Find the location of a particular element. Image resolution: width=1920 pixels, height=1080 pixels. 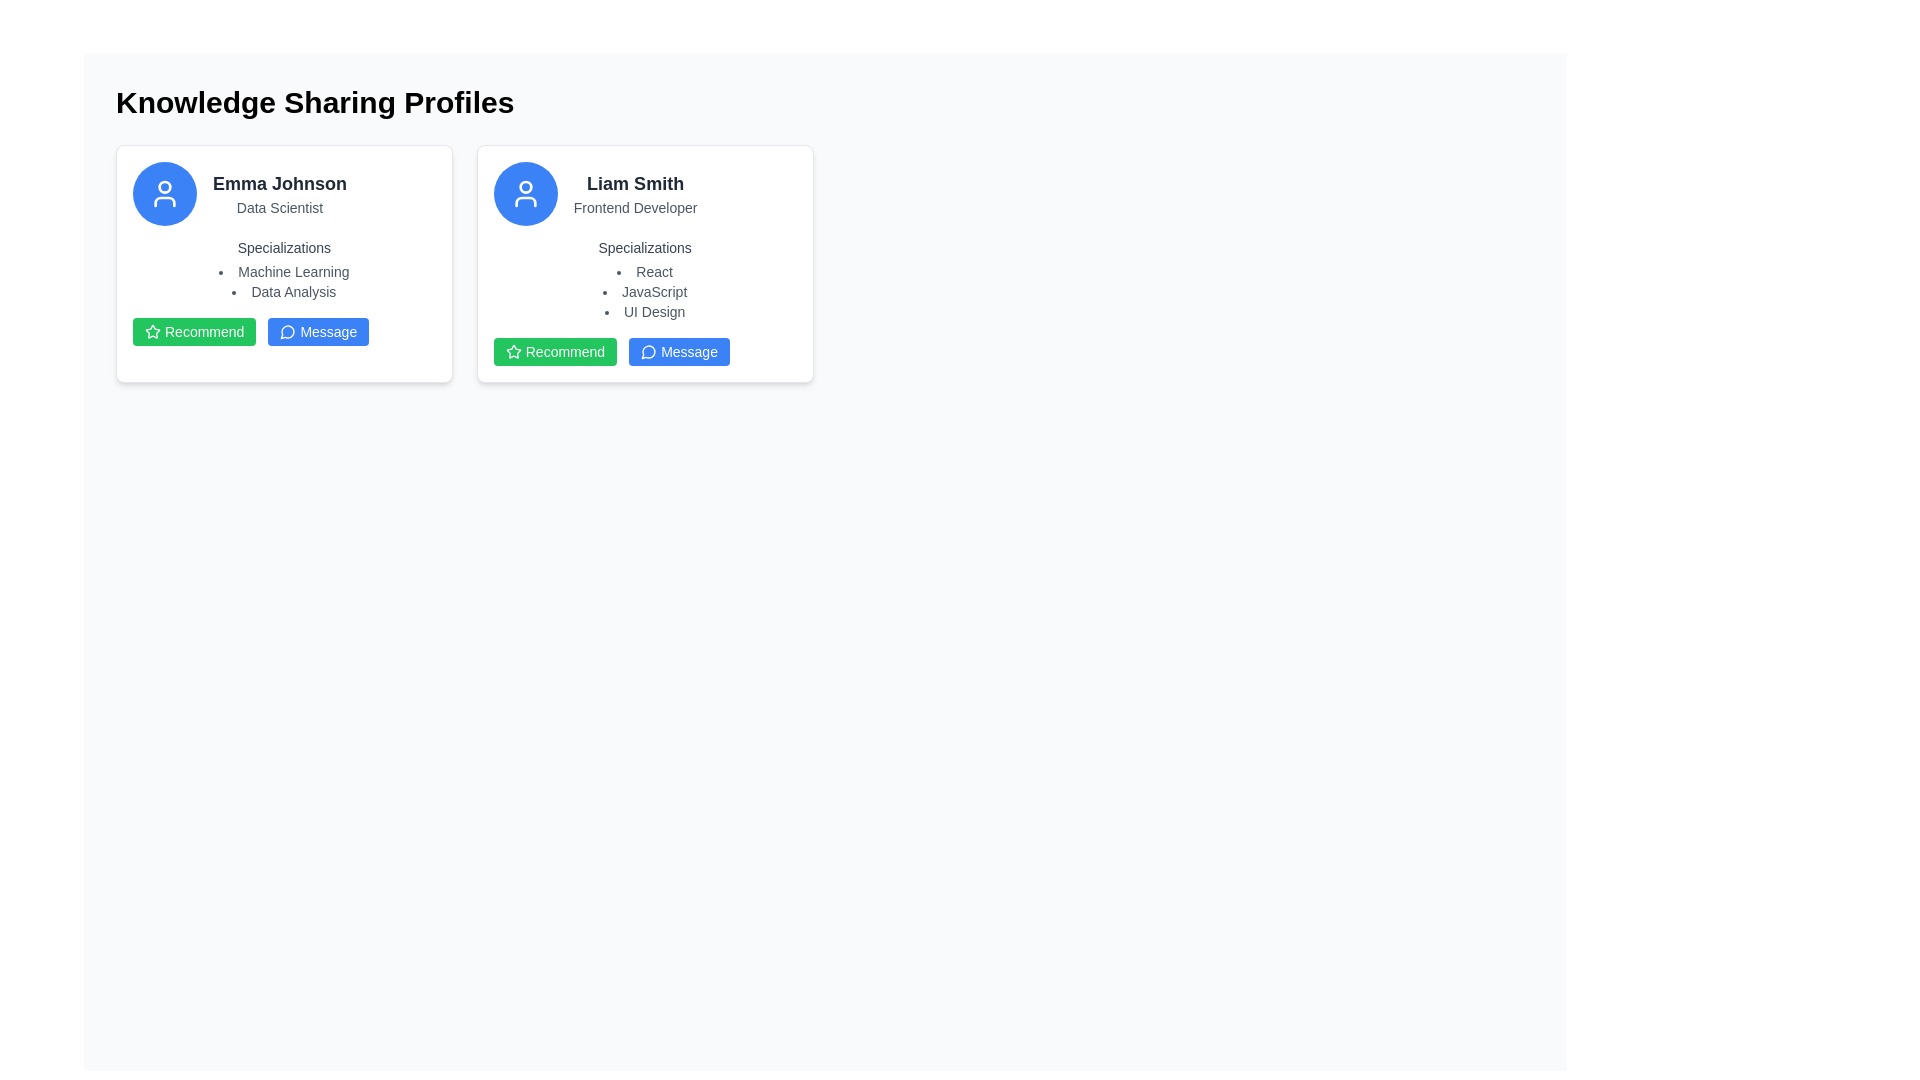

the circular profile picture area with a blue background and white user silhouette icon, which is the leftmost profile picture in the 'Knowledge Sharing Profiles' section above 'Emma Johnson' and 'Data Scientist' is located at coordinates (164, 193).